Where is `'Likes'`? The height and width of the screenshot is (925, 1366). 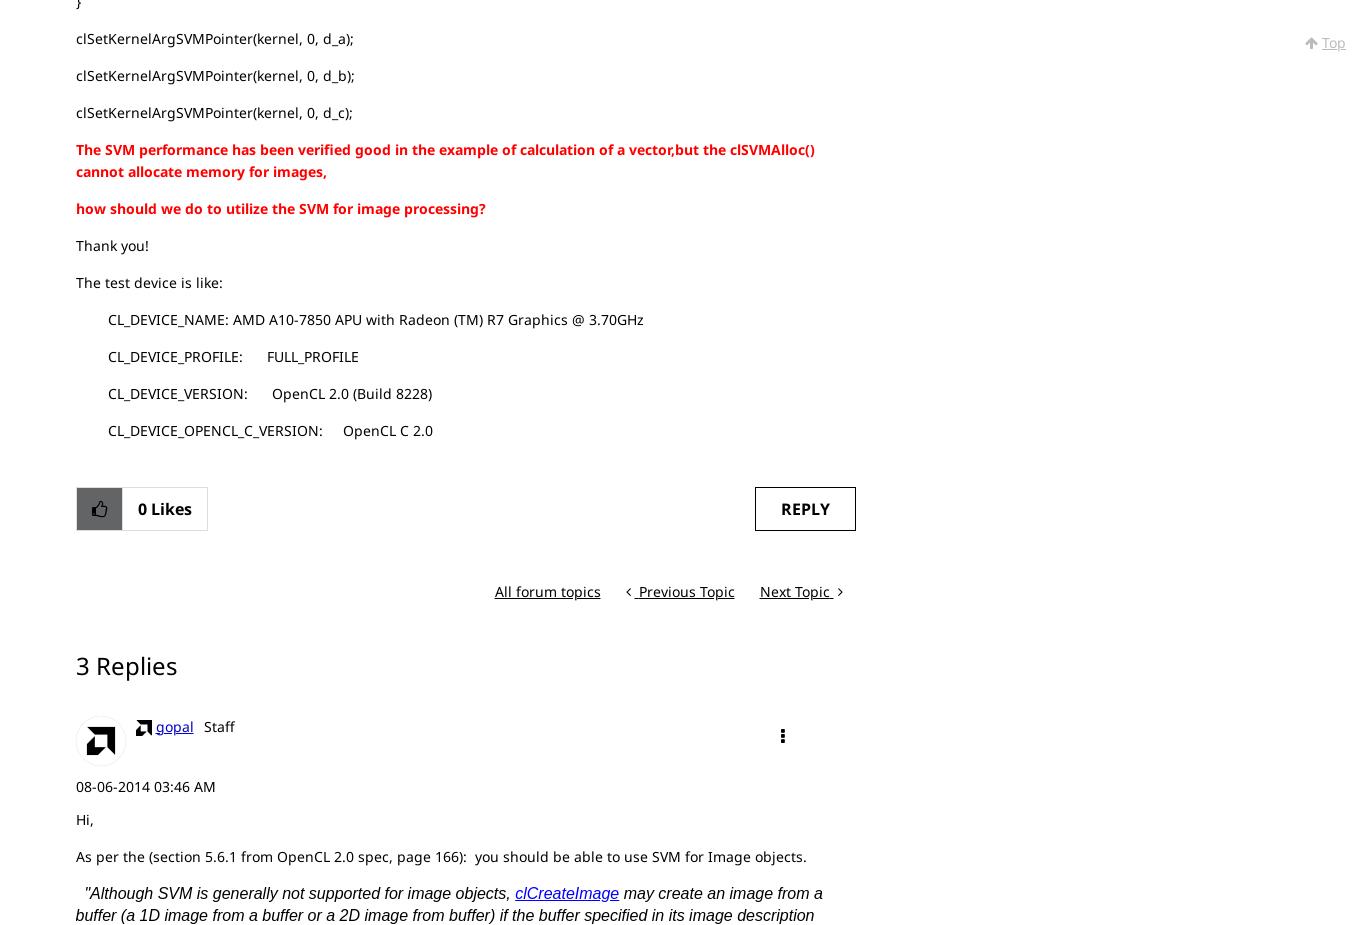 'Likes' is located at coordinates (169, 508).